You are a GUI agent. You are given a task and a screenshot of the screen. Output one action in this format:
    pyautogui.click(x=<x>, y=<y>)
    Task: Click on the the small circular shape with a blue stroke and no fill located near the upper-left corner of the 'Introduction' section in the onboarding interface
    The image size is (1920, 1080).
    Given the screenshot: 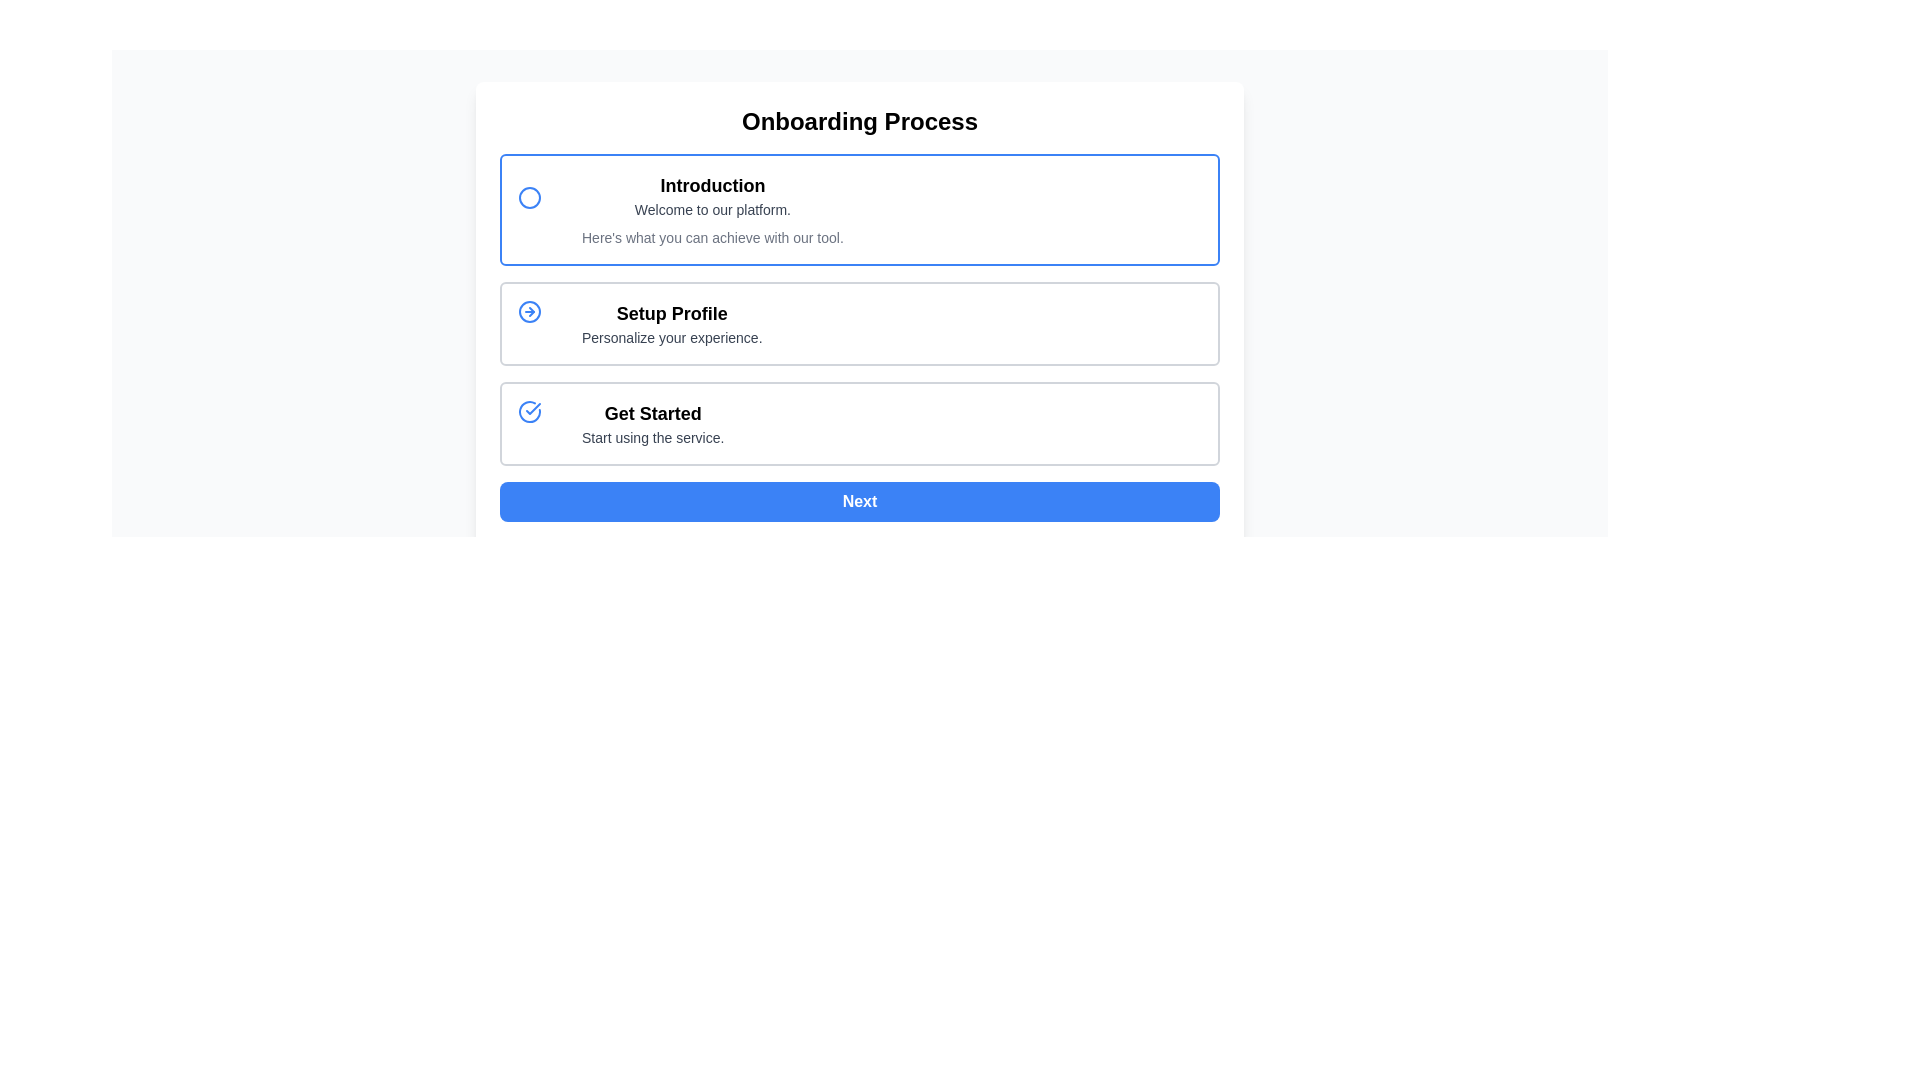 What is the action you would take?
    pyautogui.click(x=529, y=197)
    